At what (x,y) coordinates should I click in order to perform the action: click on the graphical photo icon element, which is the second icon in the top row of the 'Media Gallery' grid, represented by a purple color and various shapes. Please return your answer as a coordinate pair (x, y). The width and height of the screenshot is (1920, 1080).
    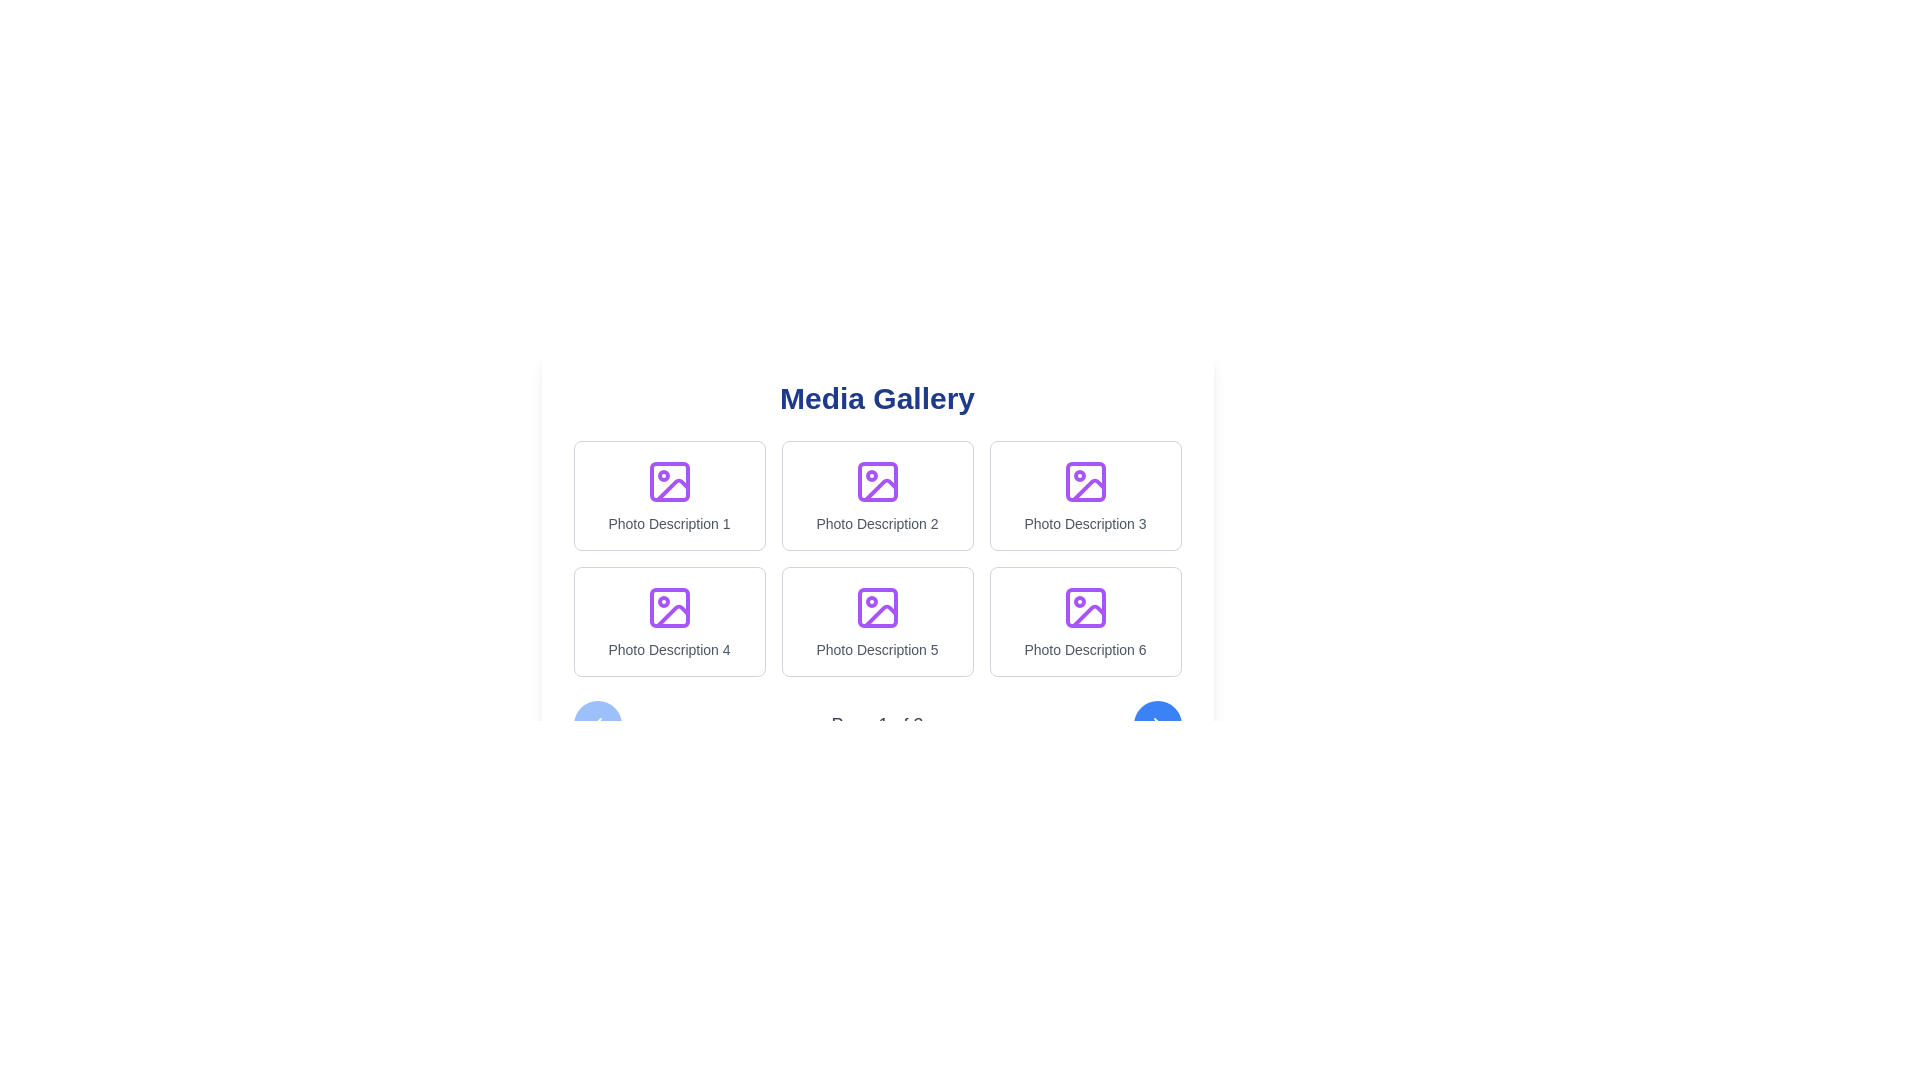
    Looking at the image, I should click on (880, 490).